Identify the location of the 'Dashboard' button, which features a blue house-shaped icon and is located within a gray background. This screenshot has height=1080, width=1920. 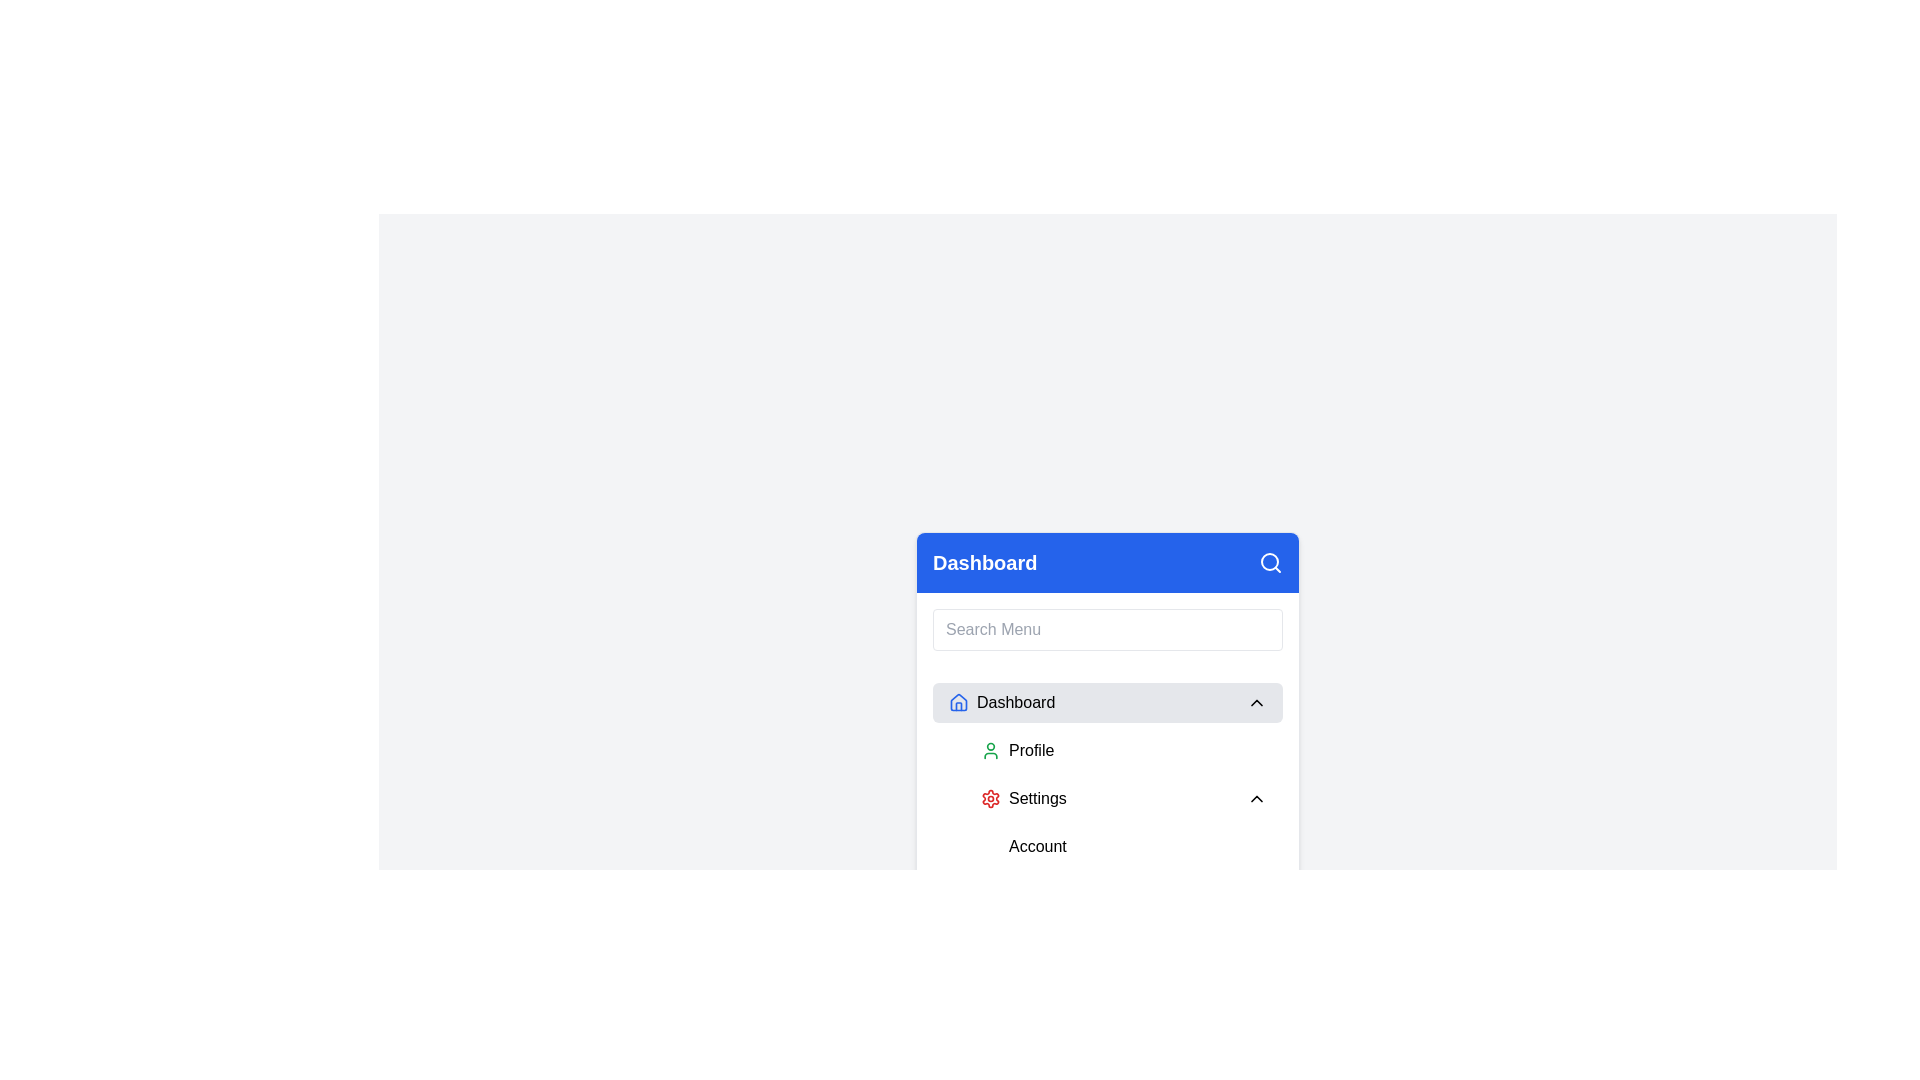
(1002, 701).